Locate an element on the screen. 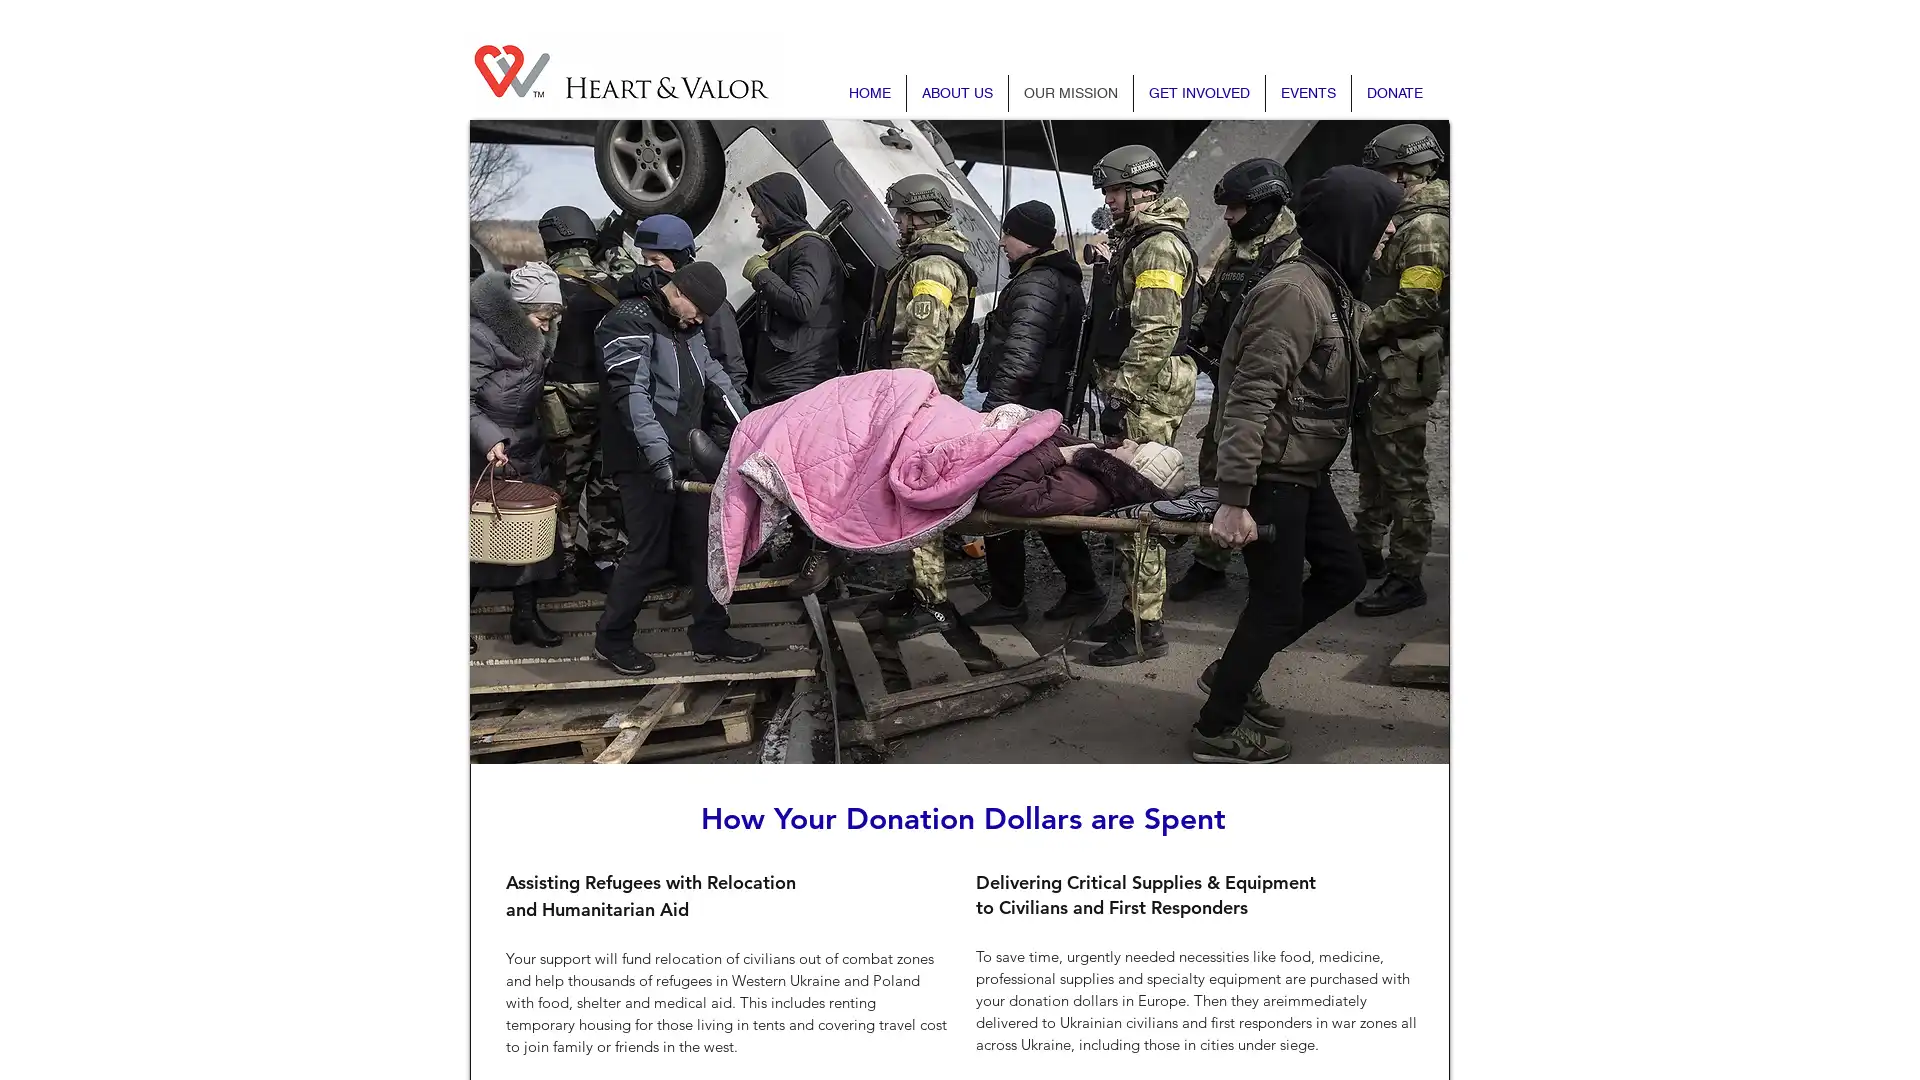 This screenshot has width=1920, height=1080. Next is located at coordinates (1375, 440).